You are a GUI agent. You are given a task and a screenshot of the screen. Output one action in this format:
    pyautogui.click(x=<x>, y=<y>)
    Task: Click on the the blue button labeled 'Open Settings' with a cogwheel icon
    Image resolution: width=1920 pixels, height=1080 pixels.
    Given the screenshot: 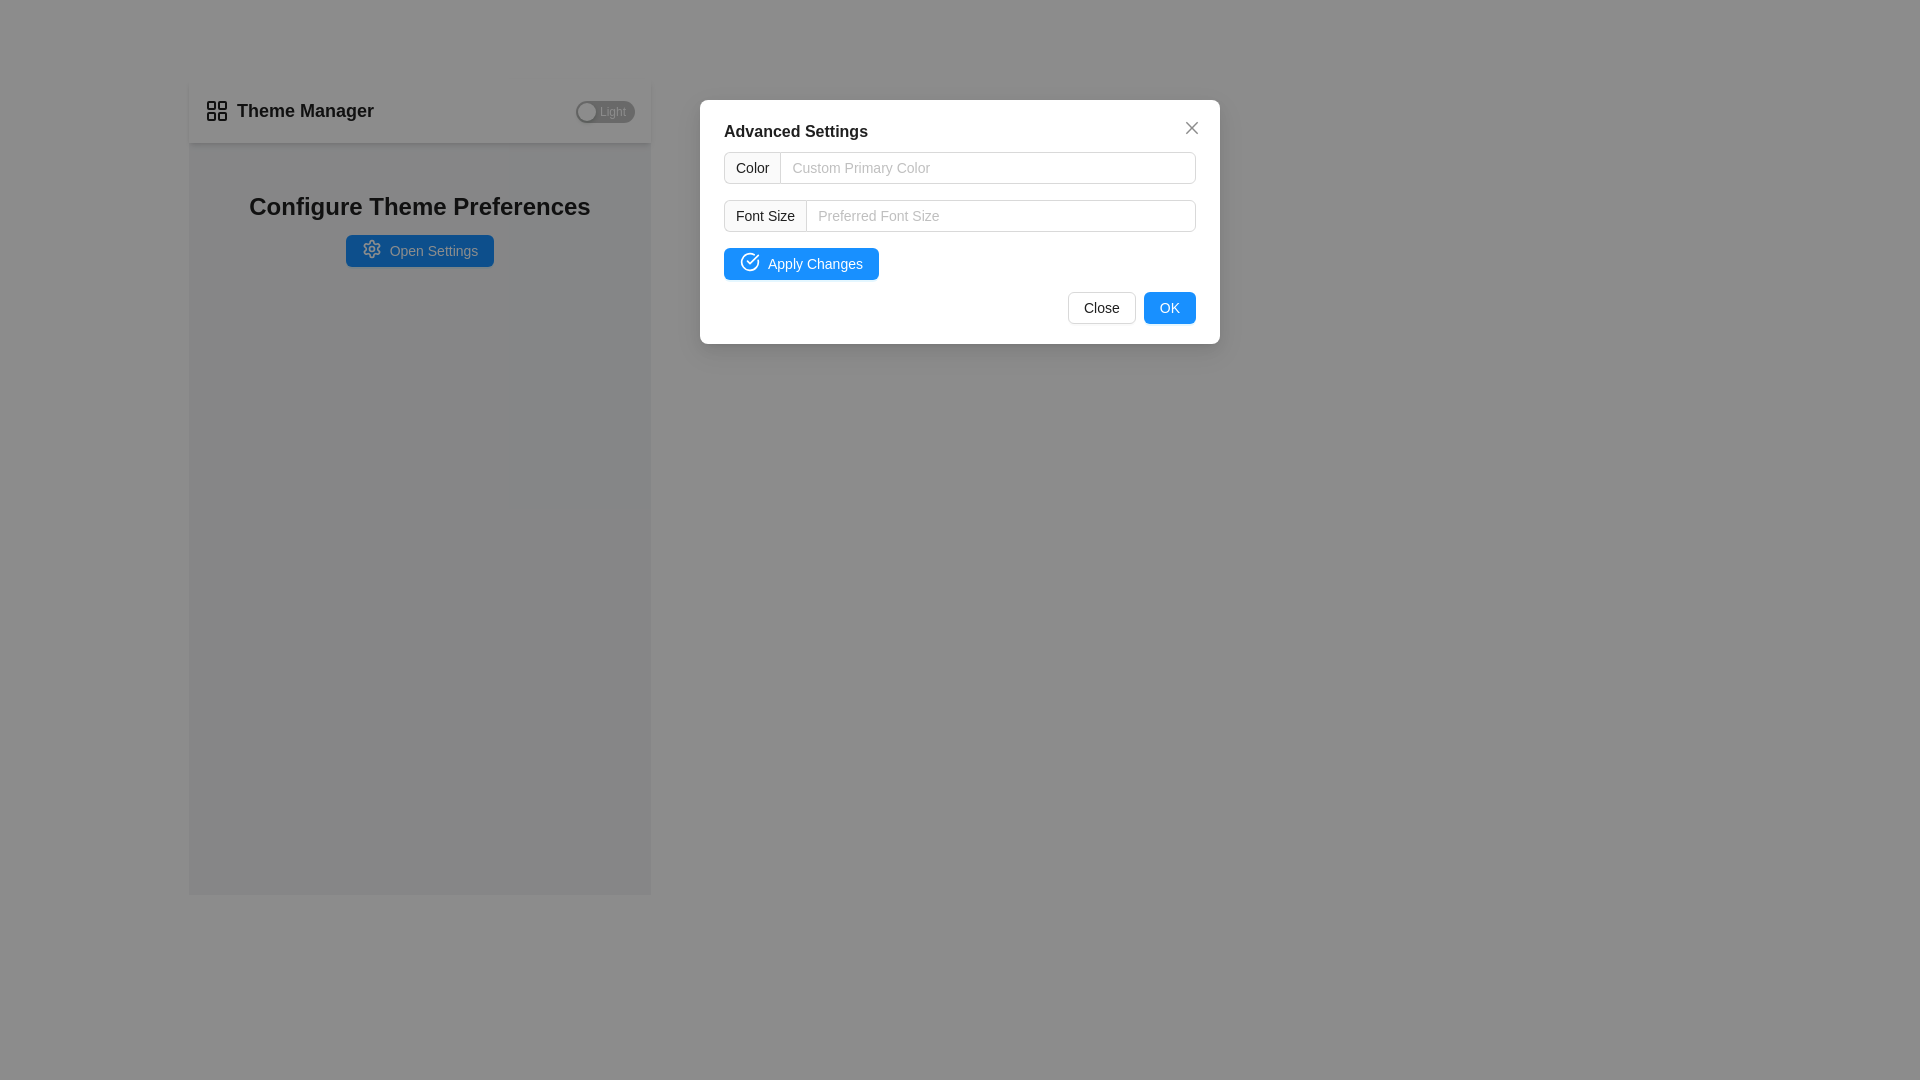 What is the action you would take?
    pyautogui.click(x=419, y=249)
    